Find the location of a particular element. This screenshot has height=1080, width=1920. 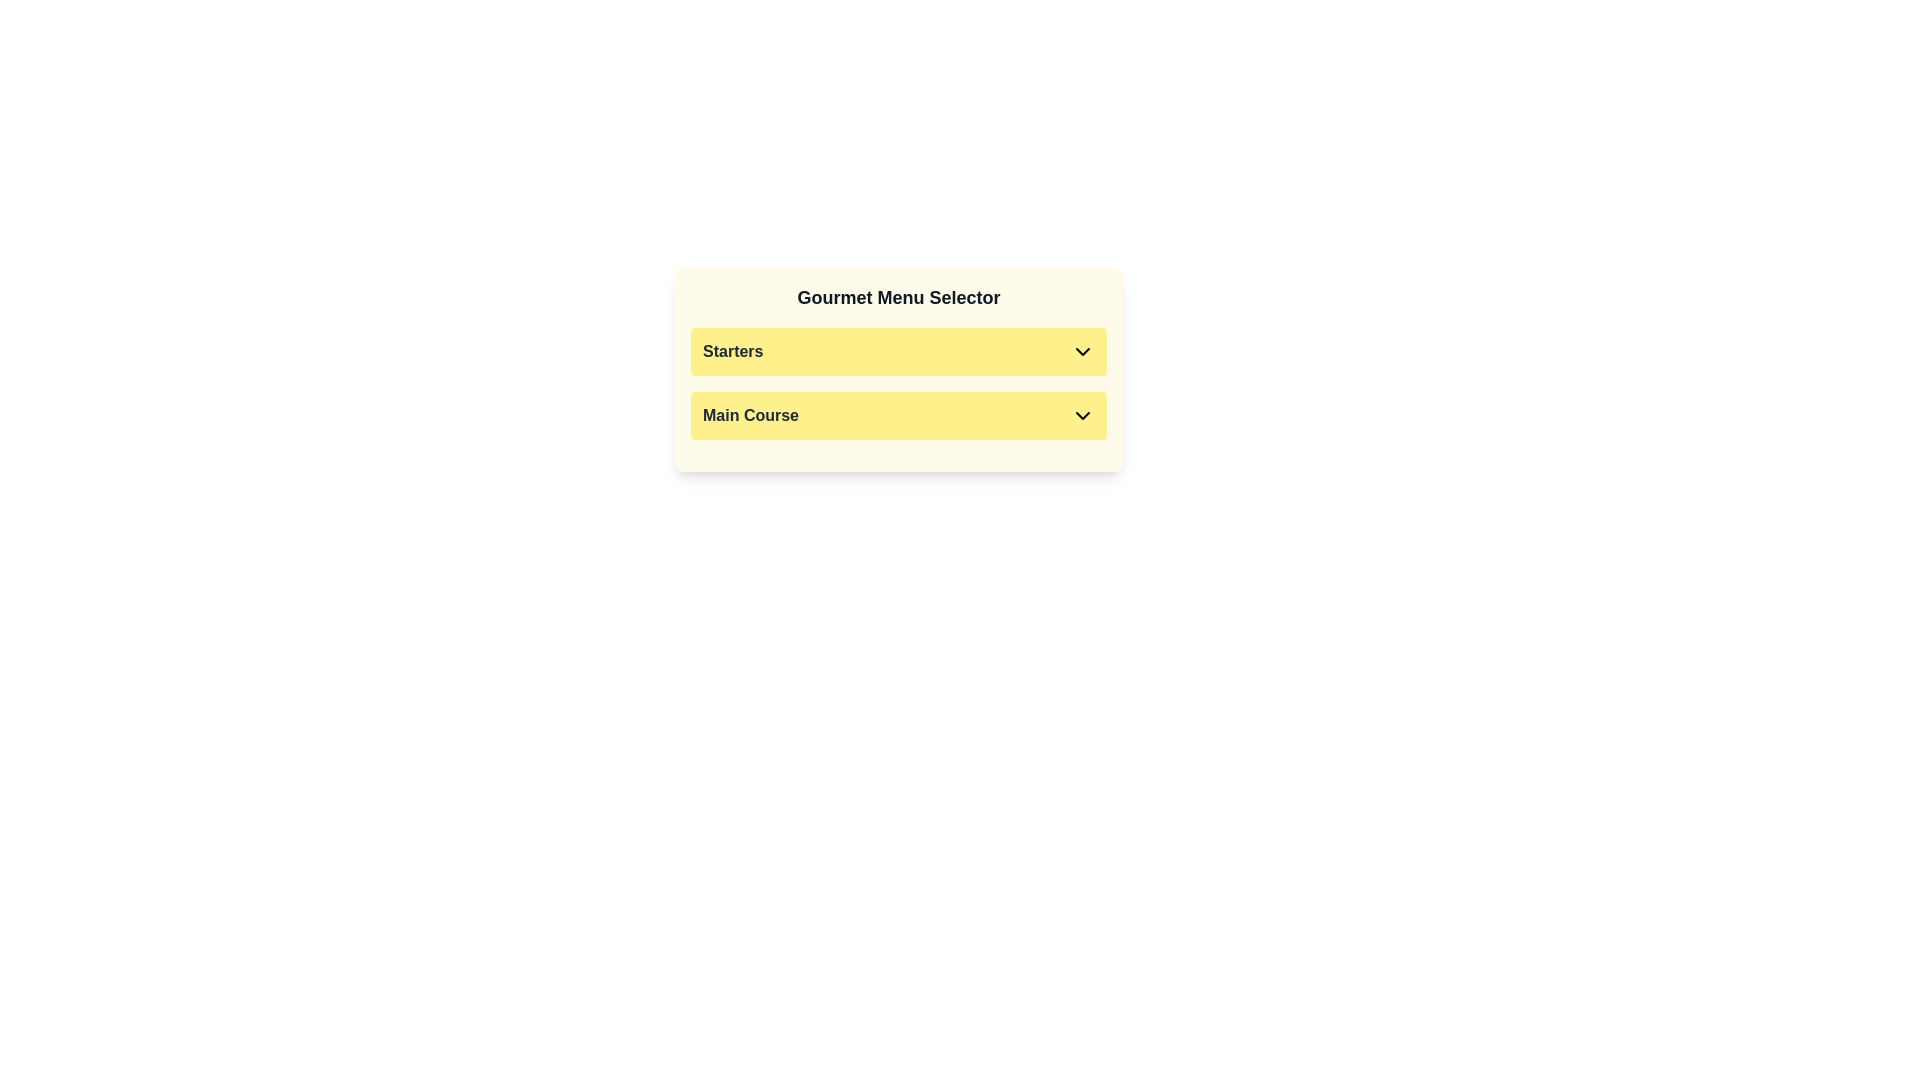

the text label displaying 'Gourmet Menu Selector' which is in bold and dark gray on a light yellow background is located at coordinates (897, 297).